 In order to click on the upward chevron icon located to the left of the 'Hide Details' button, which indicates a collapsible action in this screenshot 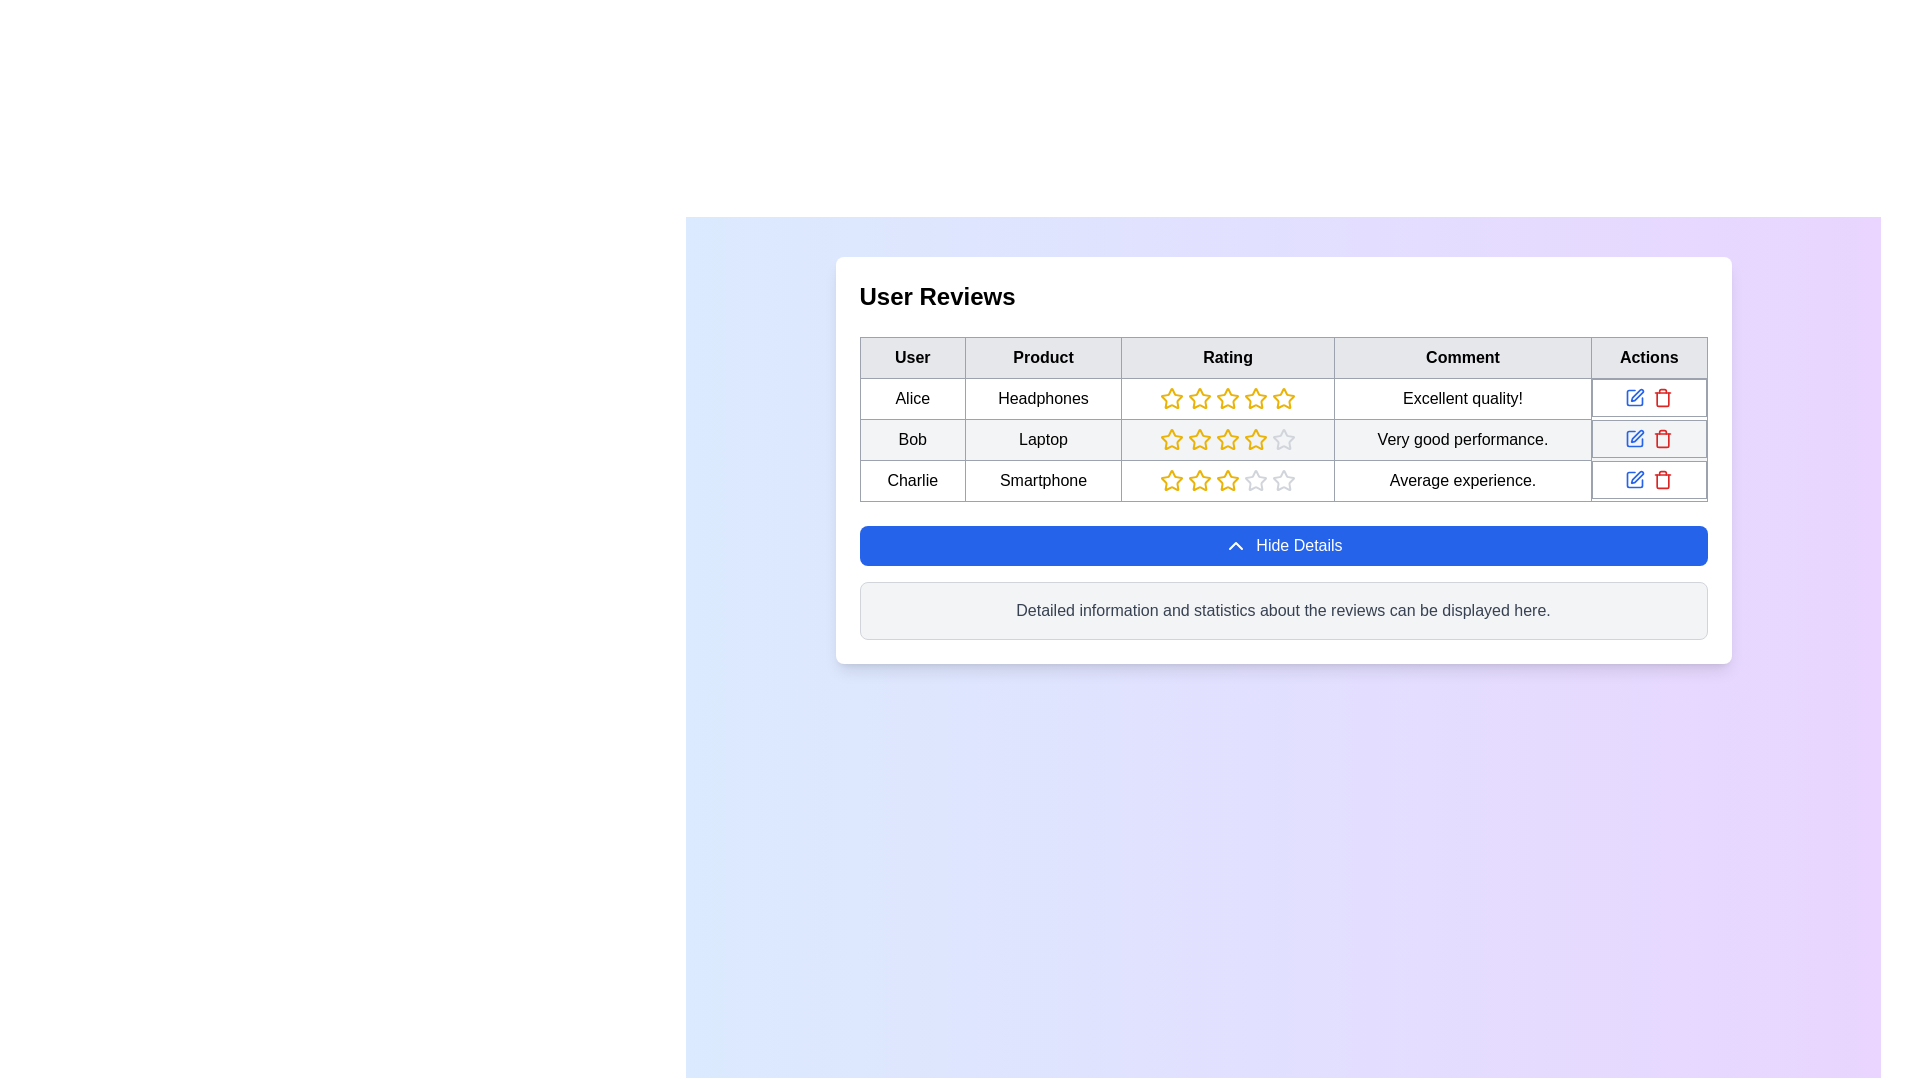, I will do `click(1235, 546)`.